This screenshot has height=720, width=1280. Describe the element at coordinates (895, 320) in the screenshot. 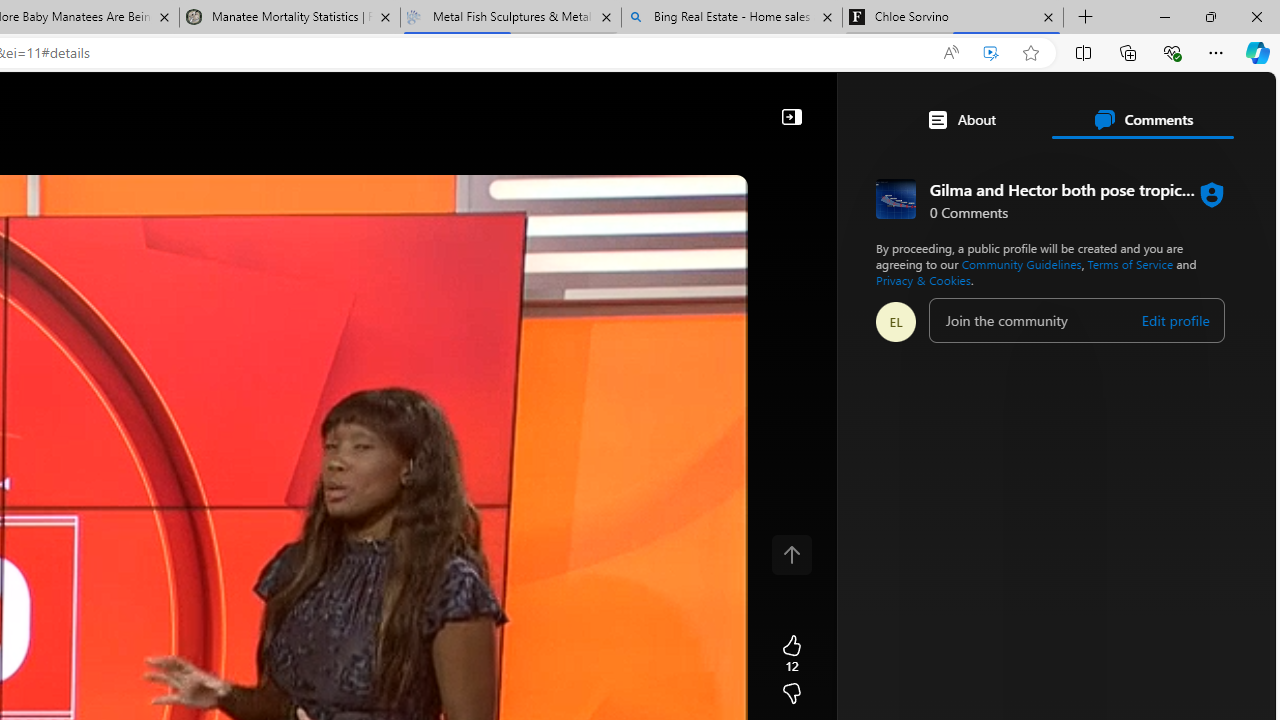

I see `'Profile Picture'` at that location.